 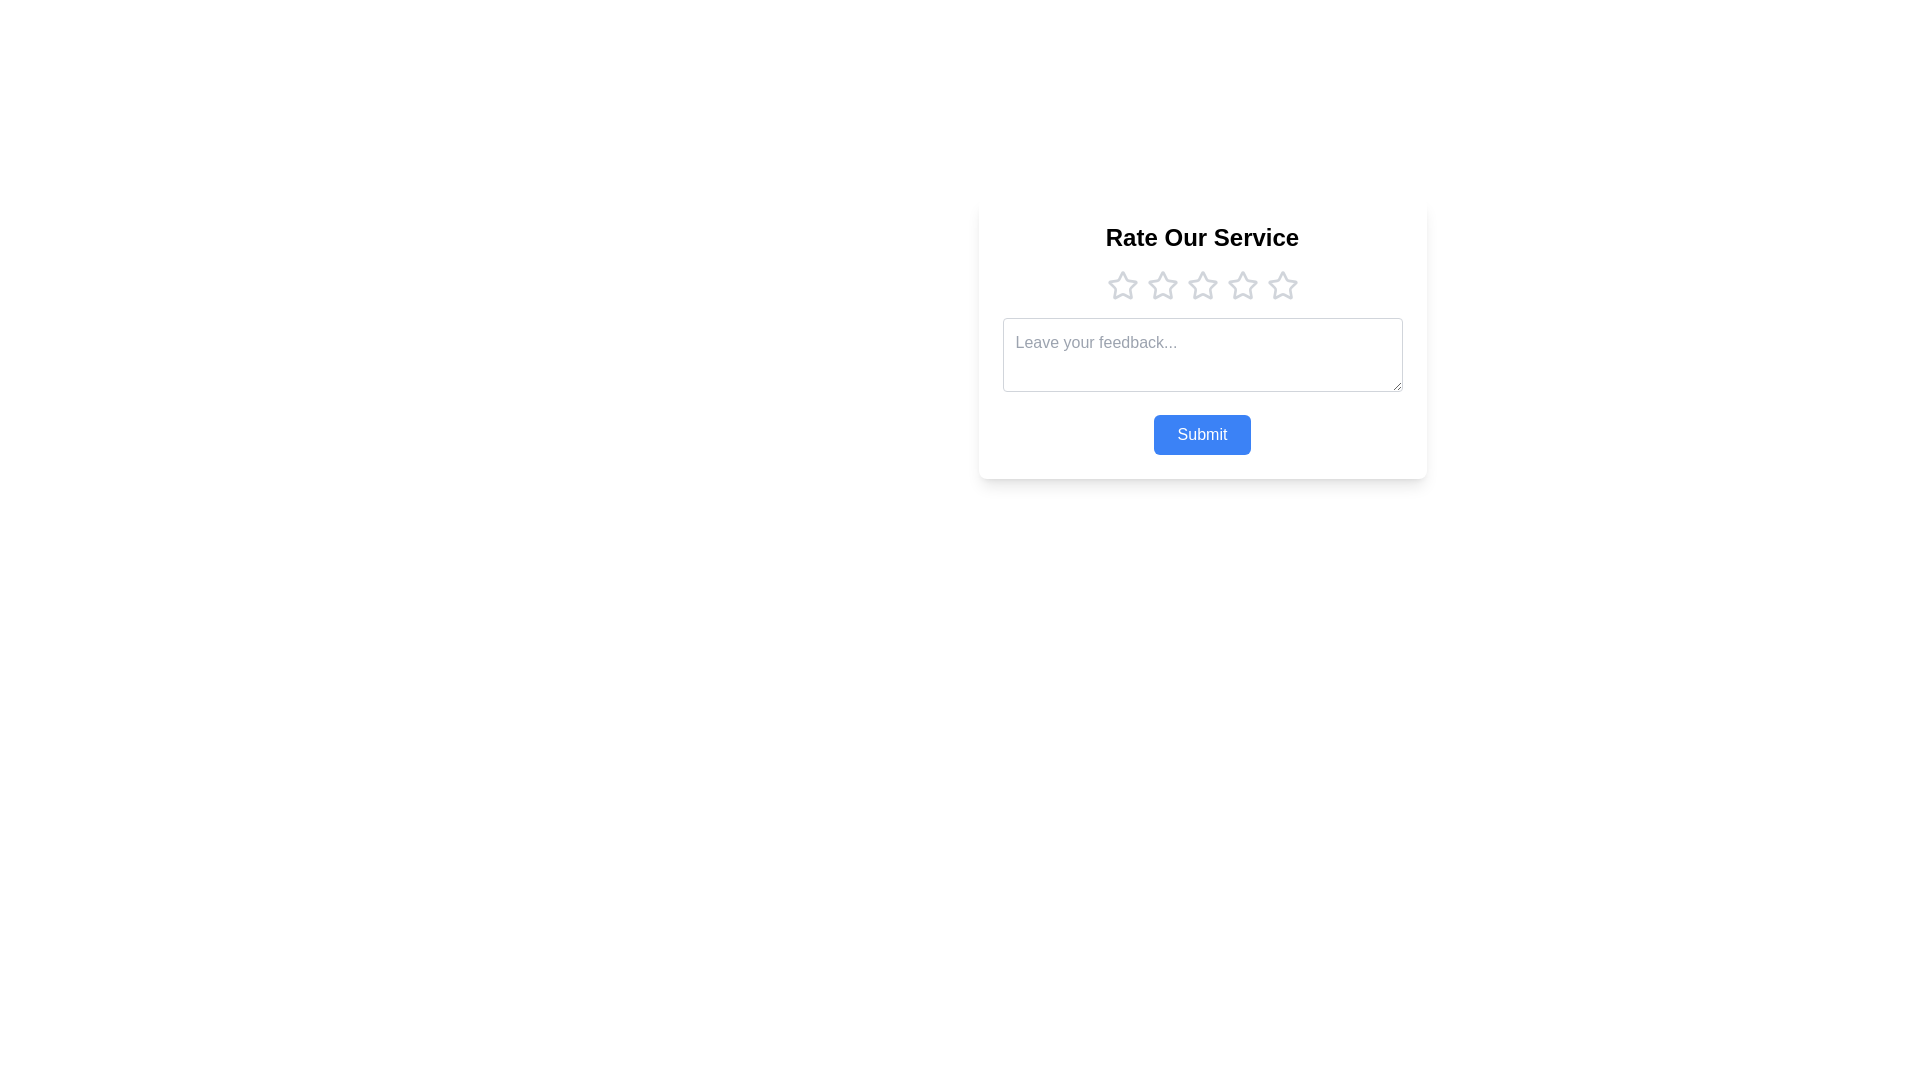 I want to click on on the first star rating icon in the 5-star rating system, so click(x=1122, y=285).